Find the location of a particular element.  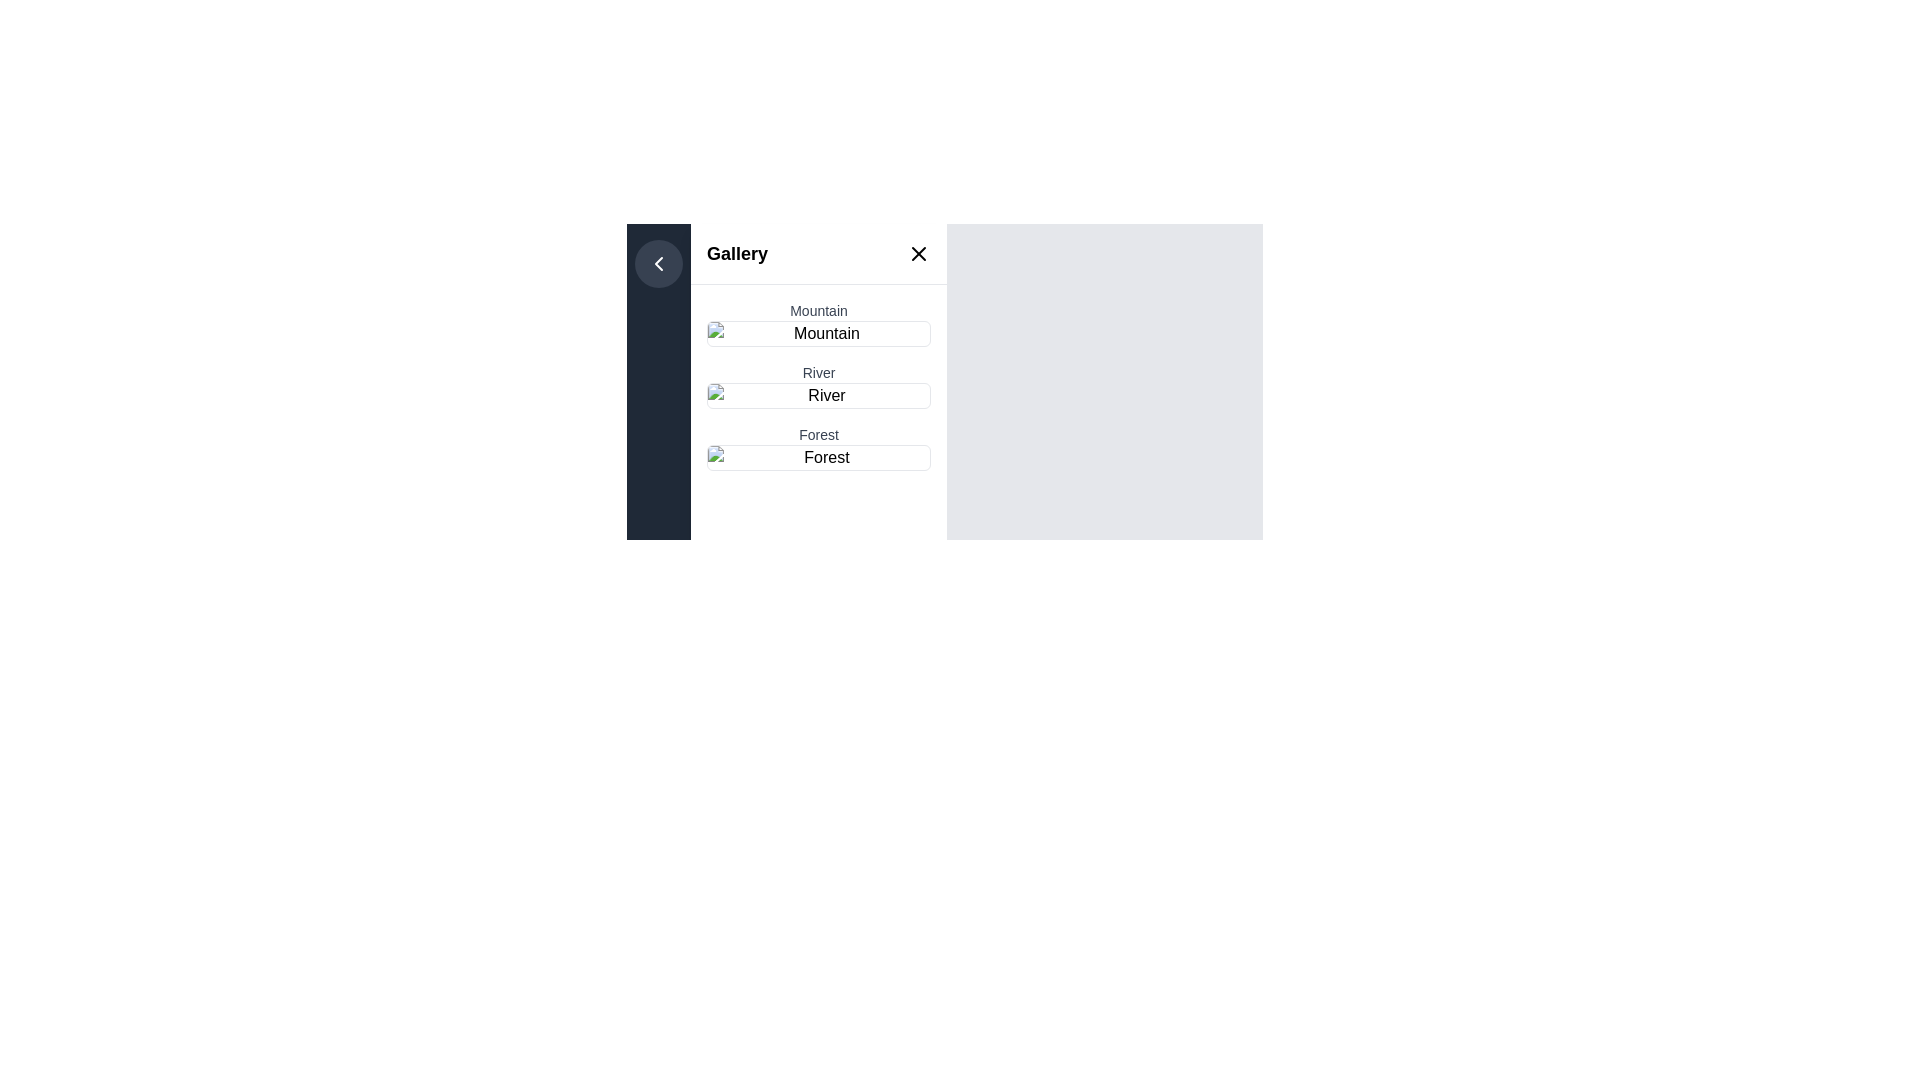

the navigation control icon located inside the circular button at the top-left corner of the vertical sidebar panel is located at coordinates (658, 262).